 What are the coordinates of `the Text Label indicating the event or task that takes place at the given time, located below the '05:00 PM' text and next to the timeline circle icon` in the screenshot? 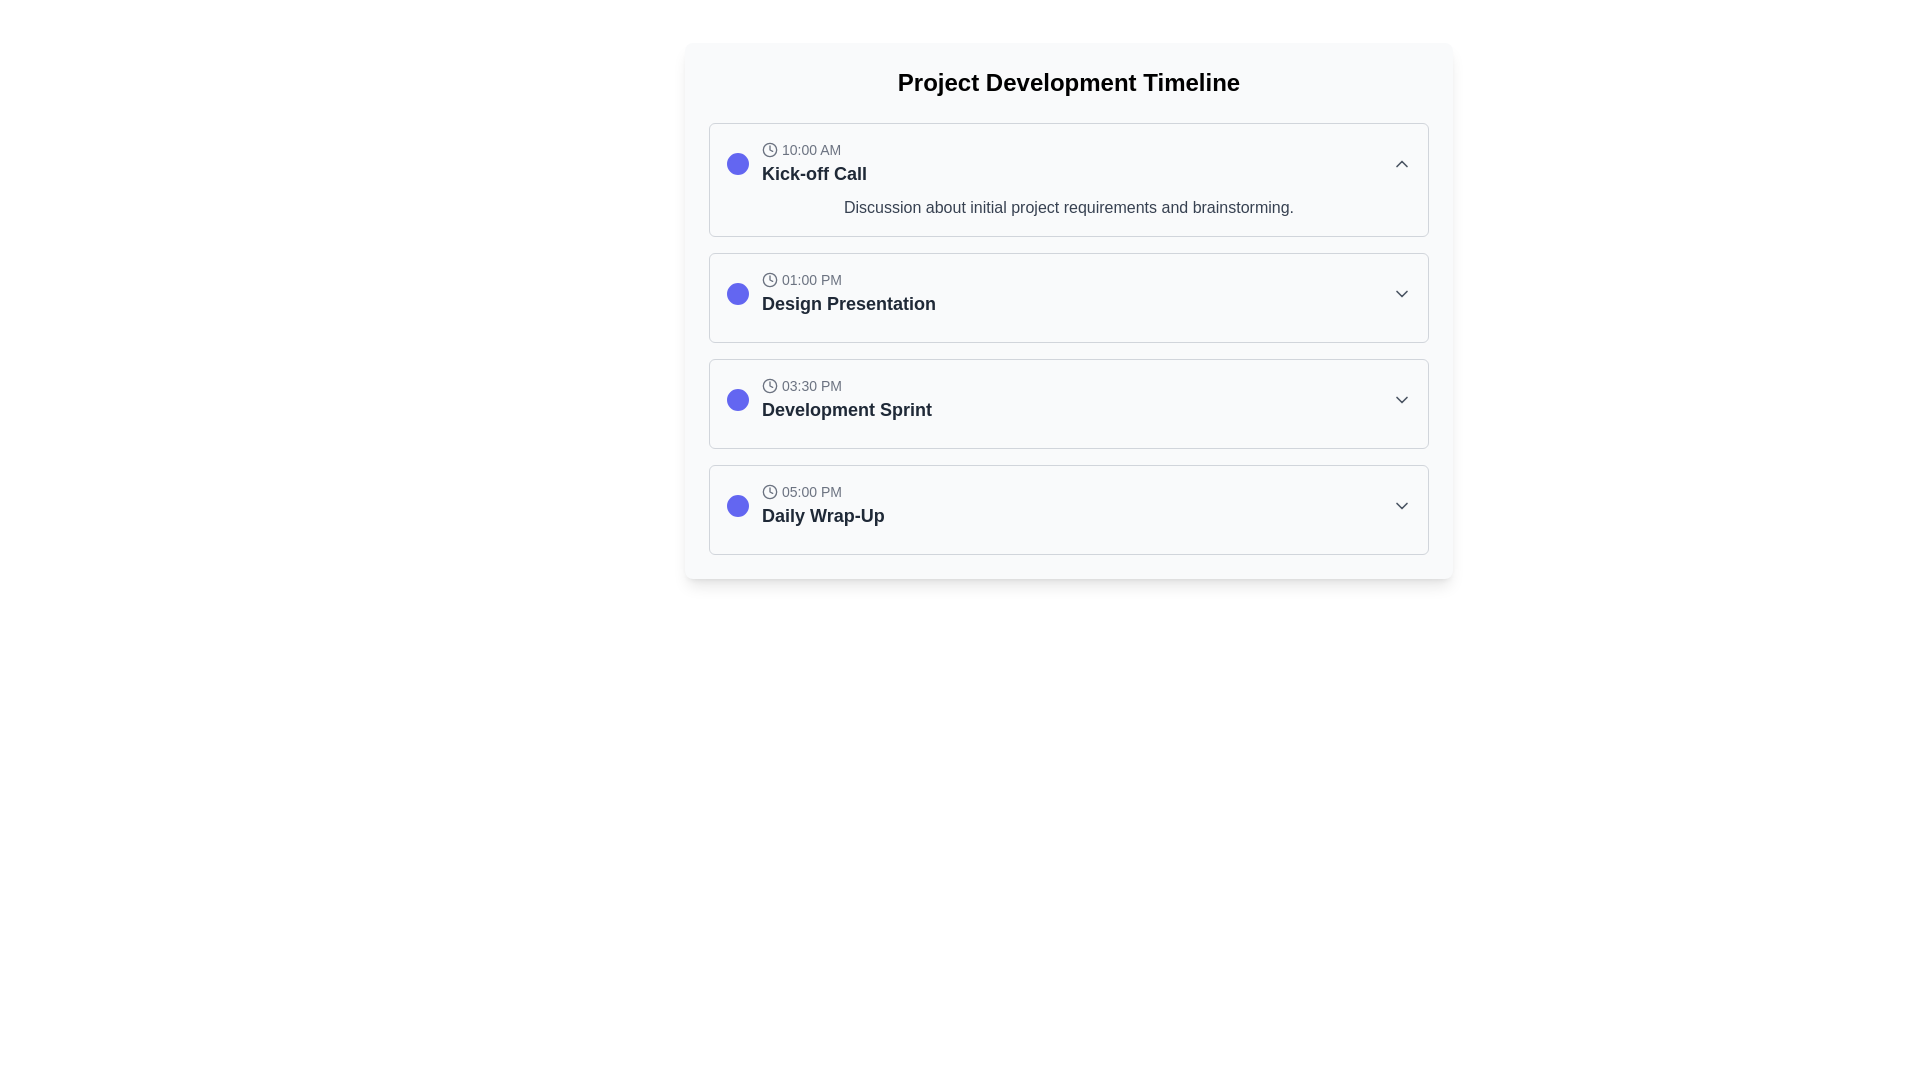 It's located at (823, 515).